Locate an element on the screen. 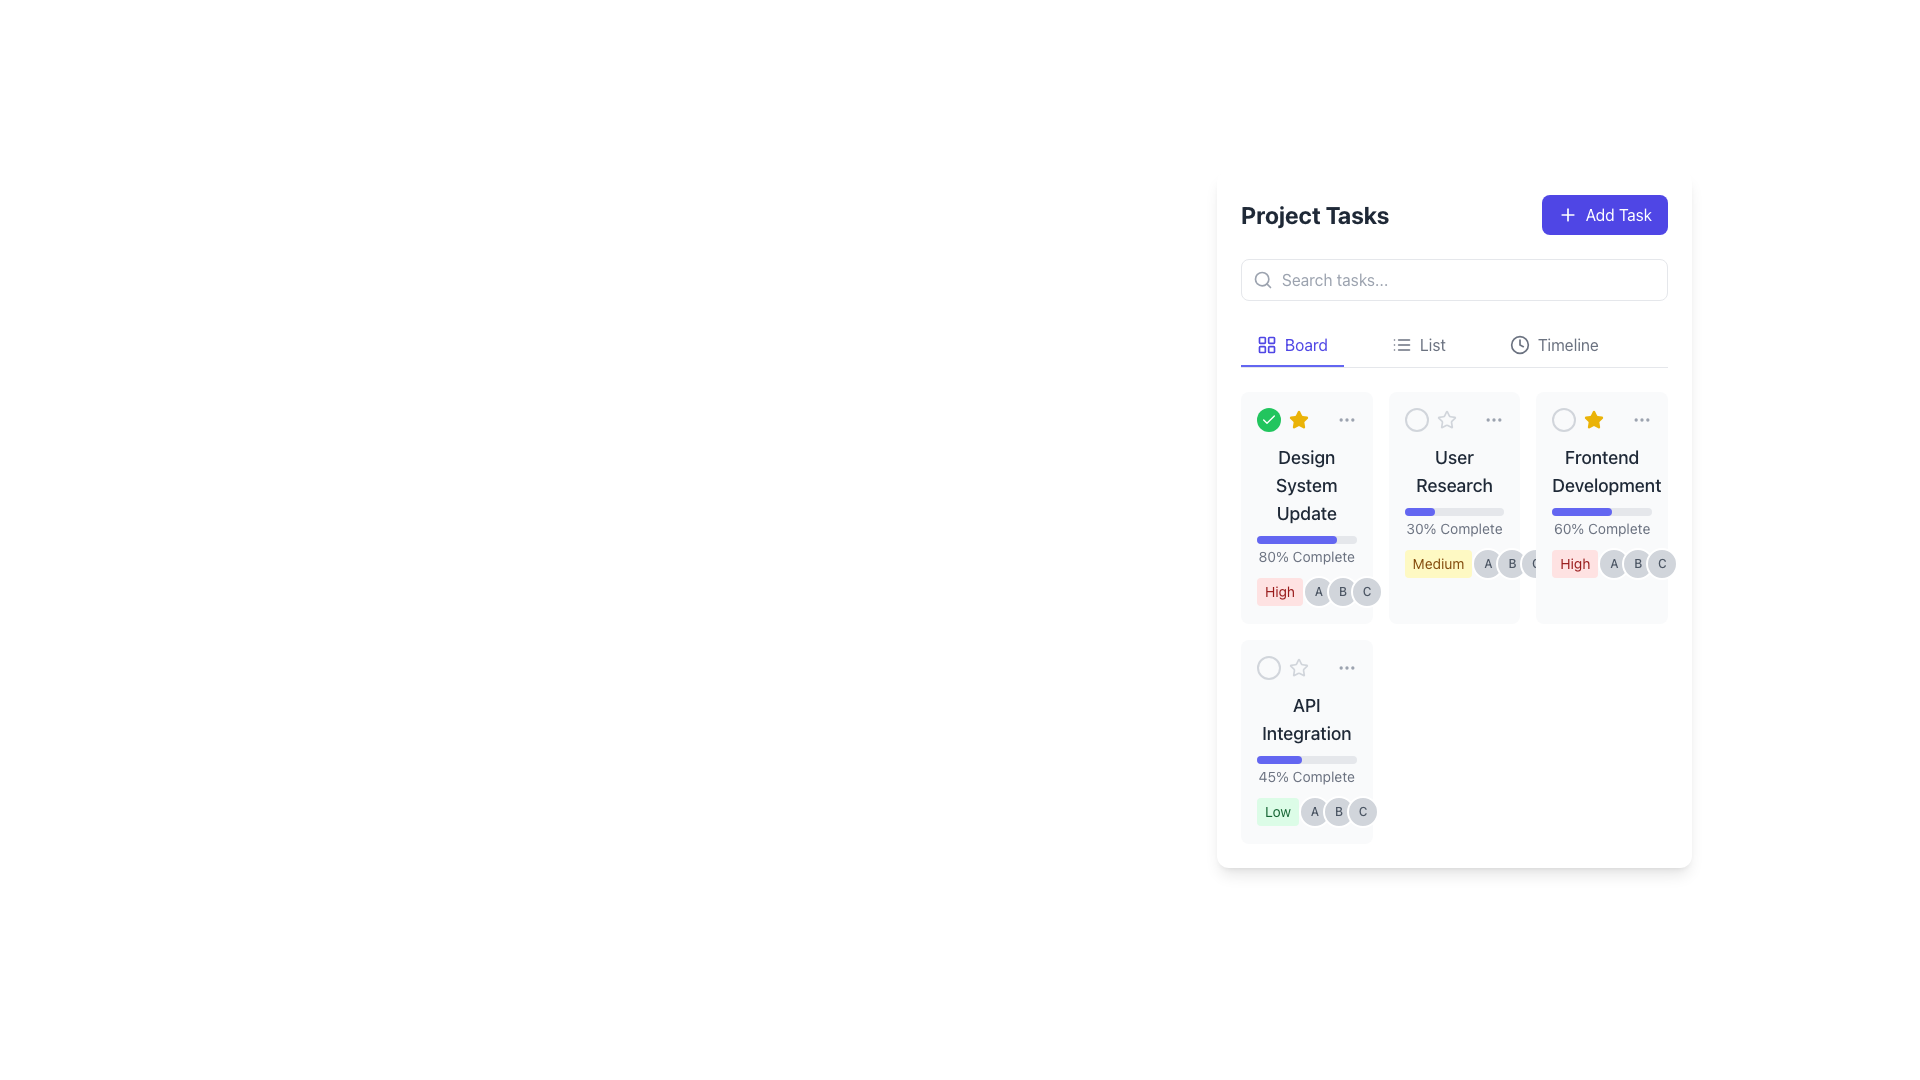 Image resolution: width=1920 pixels, height=1080 pixels. the 'Board' navigation tab, which is the first option in the horizontal navigation bar styled in indigo with a bold underline is located at coordinates (1292, 345).